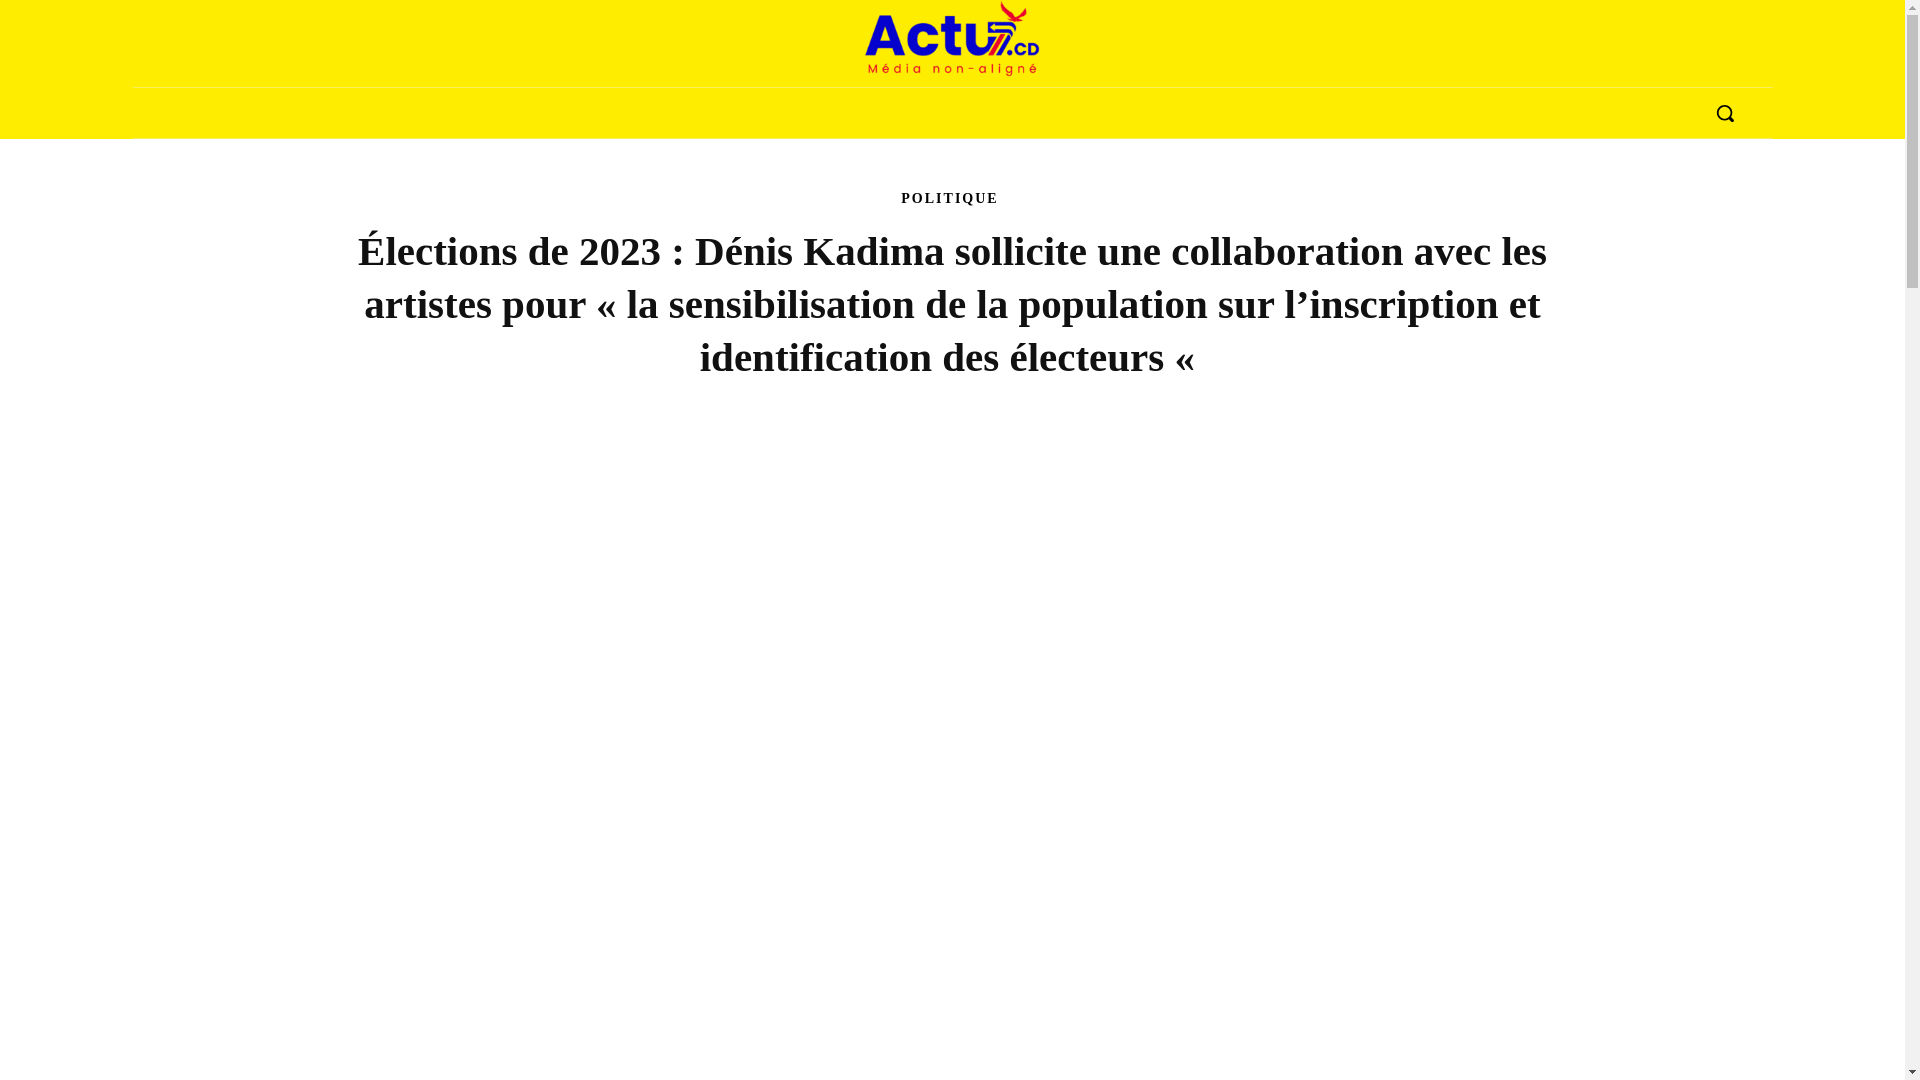  What do you see at coordinates (893, 199) in the screenshot?
I see `'POLITIQUE'` at bounding box center [893, 199].